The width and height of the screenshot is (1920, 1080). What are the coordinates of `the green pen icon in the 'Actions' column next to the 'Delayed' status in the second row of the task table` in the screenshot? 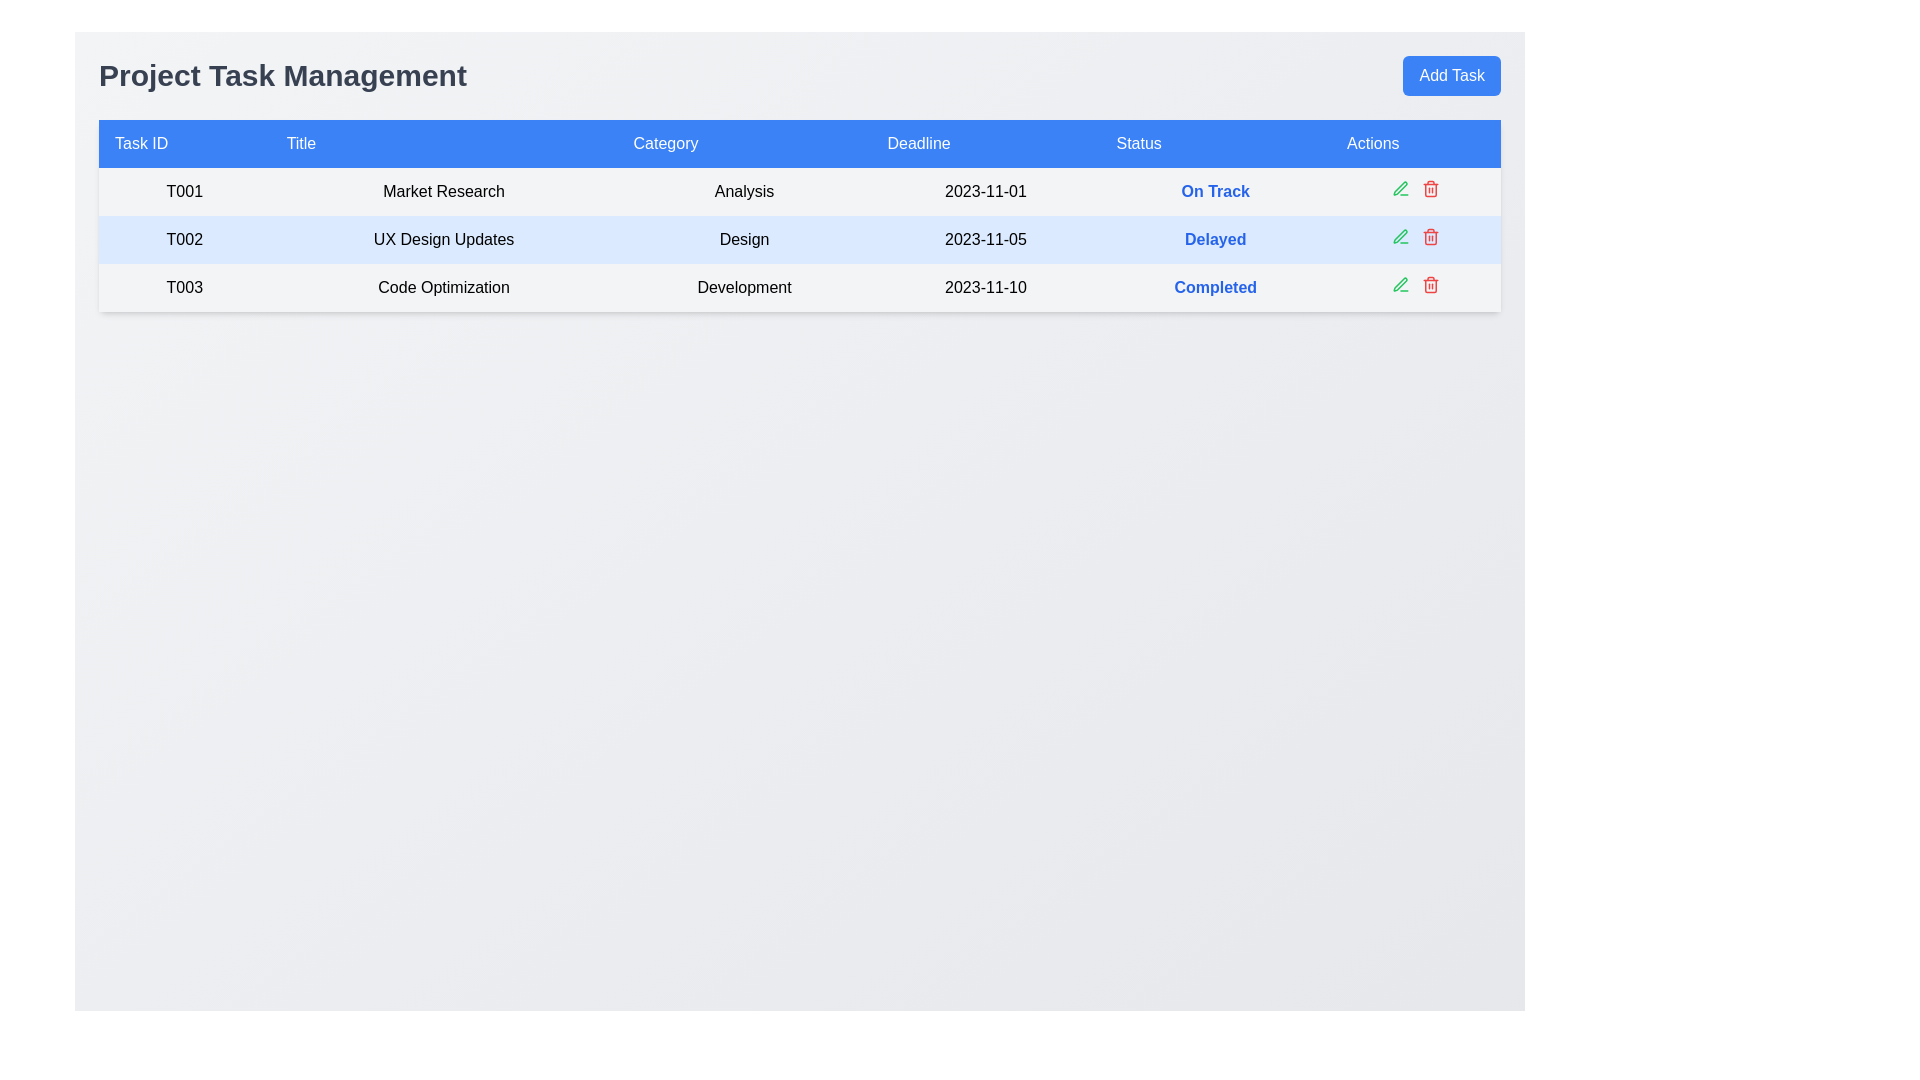 It's located at (1400, 285).